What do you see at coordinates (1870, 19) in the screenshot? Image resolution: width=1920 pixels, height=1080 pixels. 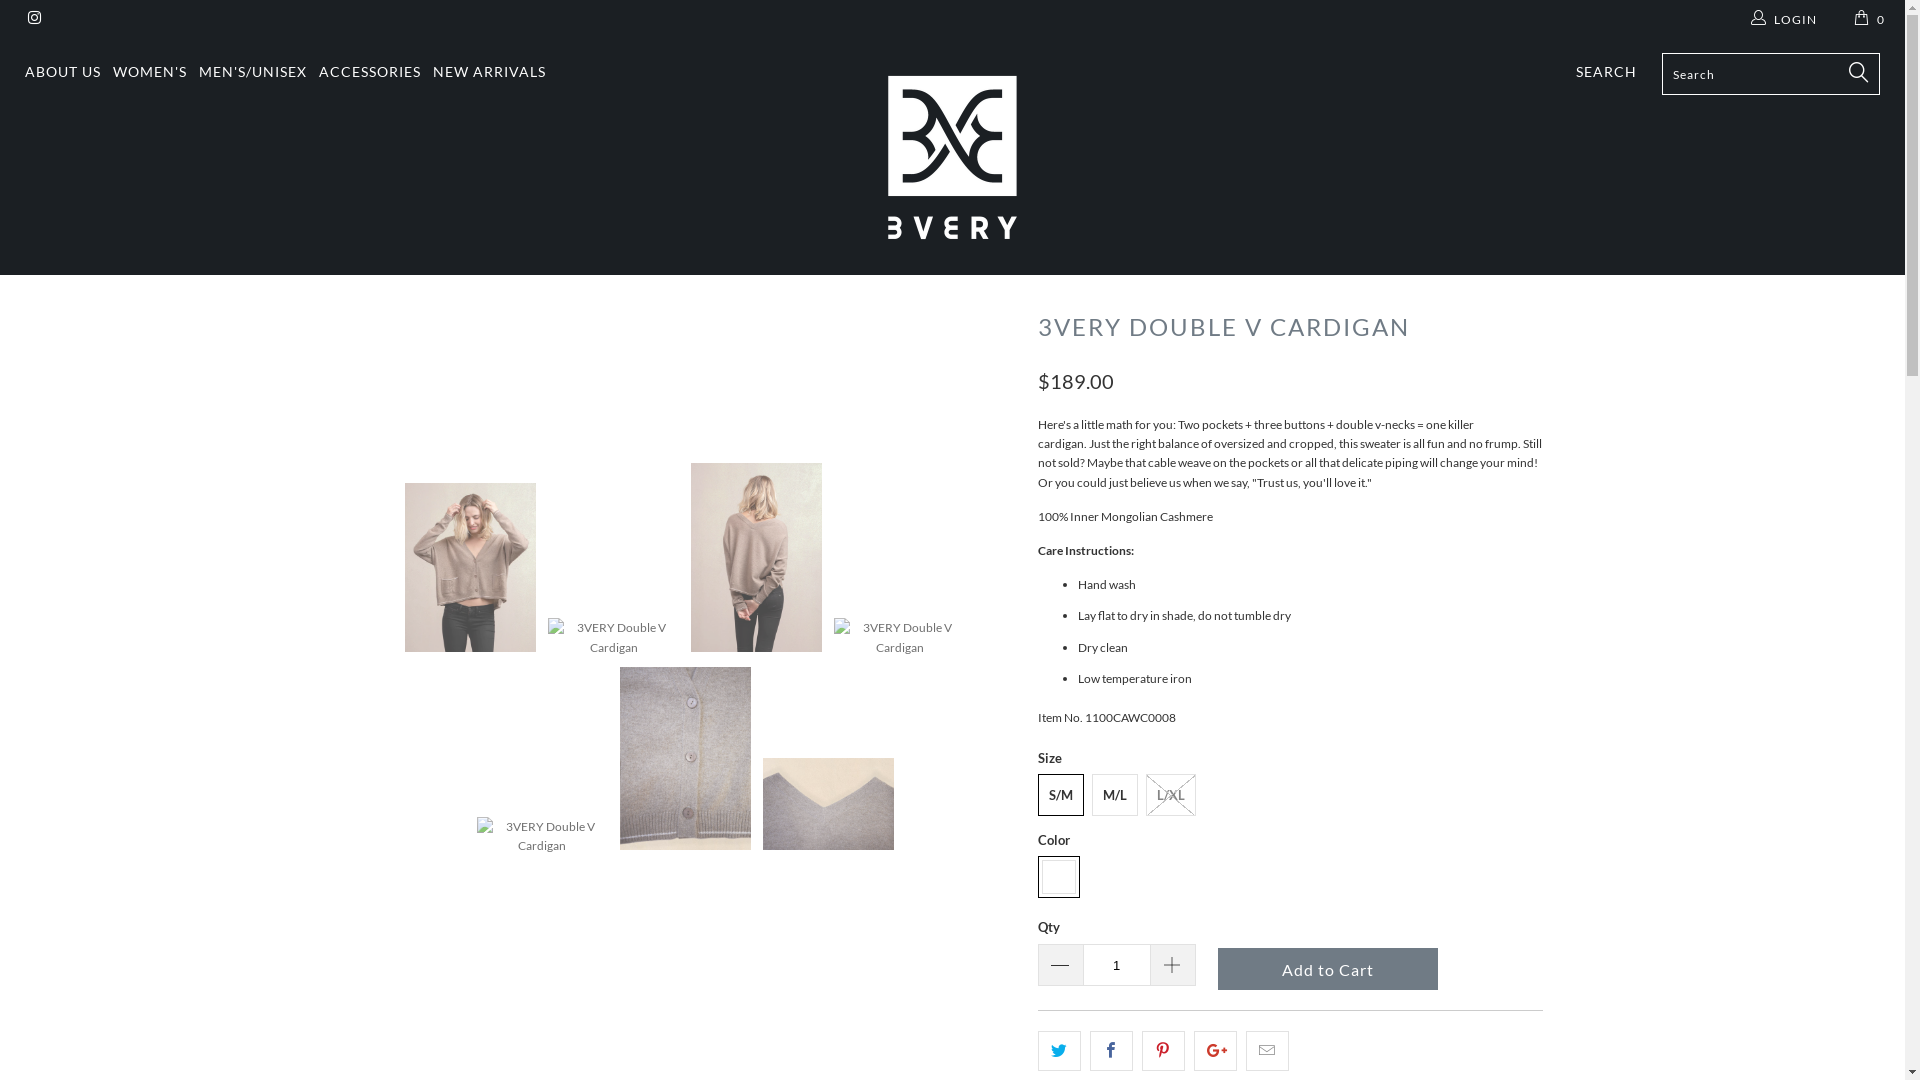 I see `'0'` at bounding box center [1870, 19].